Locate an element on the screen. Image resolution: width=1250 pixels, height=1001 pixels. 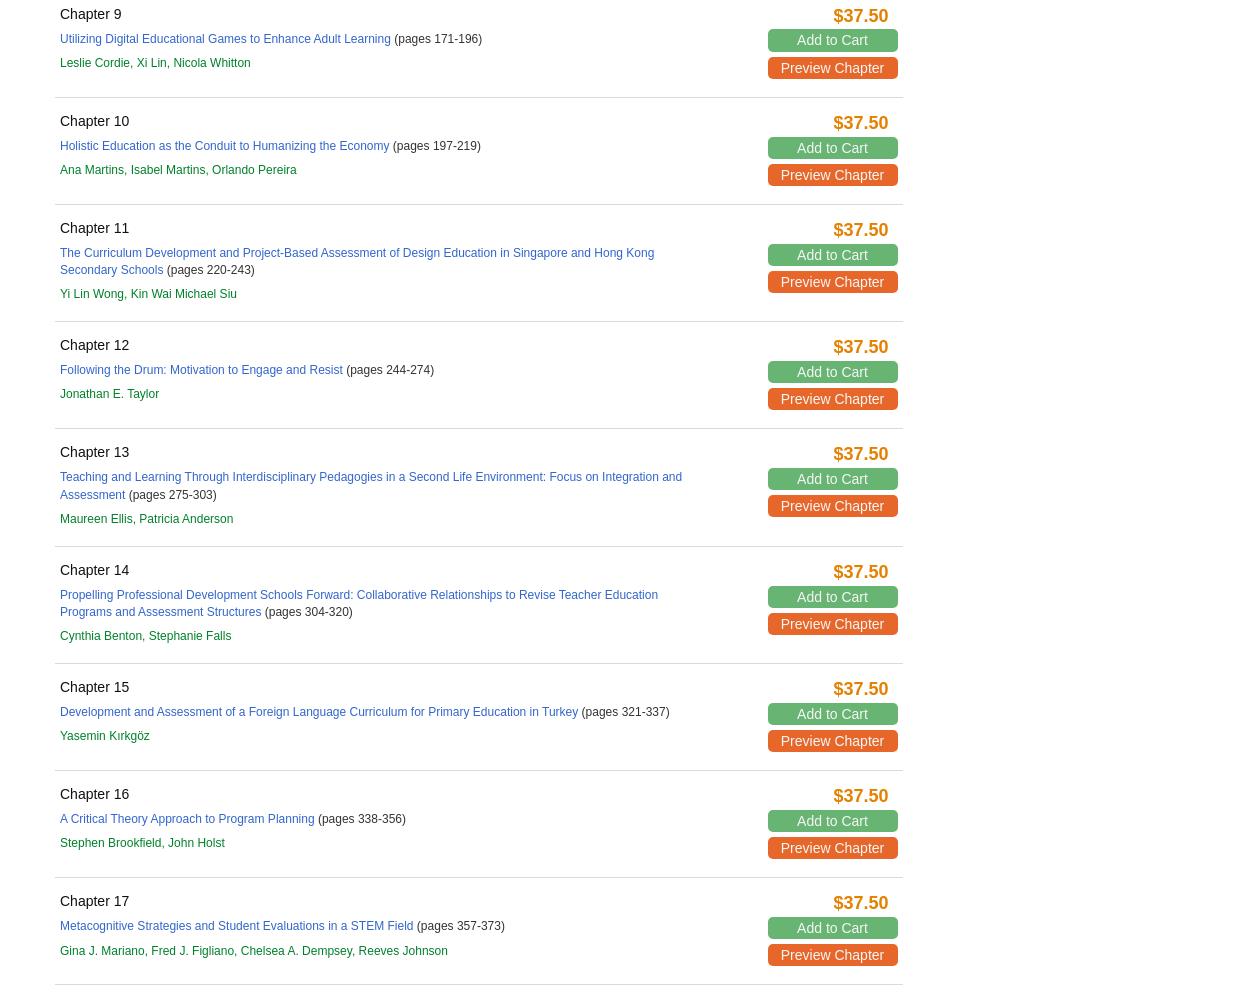
'Yi Lin Wong, Kin Wai Michael Siu' is located at coordinates (60, 293).